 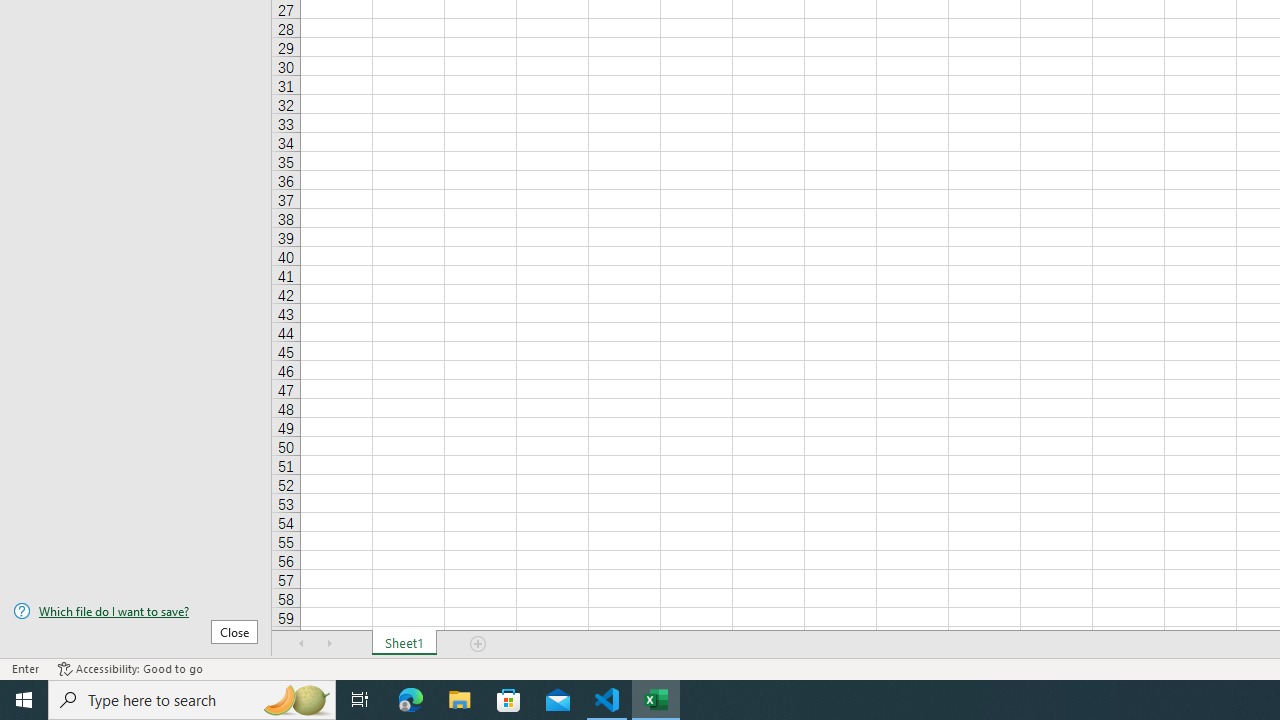 I want to click on 'Scroll Right', so click(x=330, y=644).